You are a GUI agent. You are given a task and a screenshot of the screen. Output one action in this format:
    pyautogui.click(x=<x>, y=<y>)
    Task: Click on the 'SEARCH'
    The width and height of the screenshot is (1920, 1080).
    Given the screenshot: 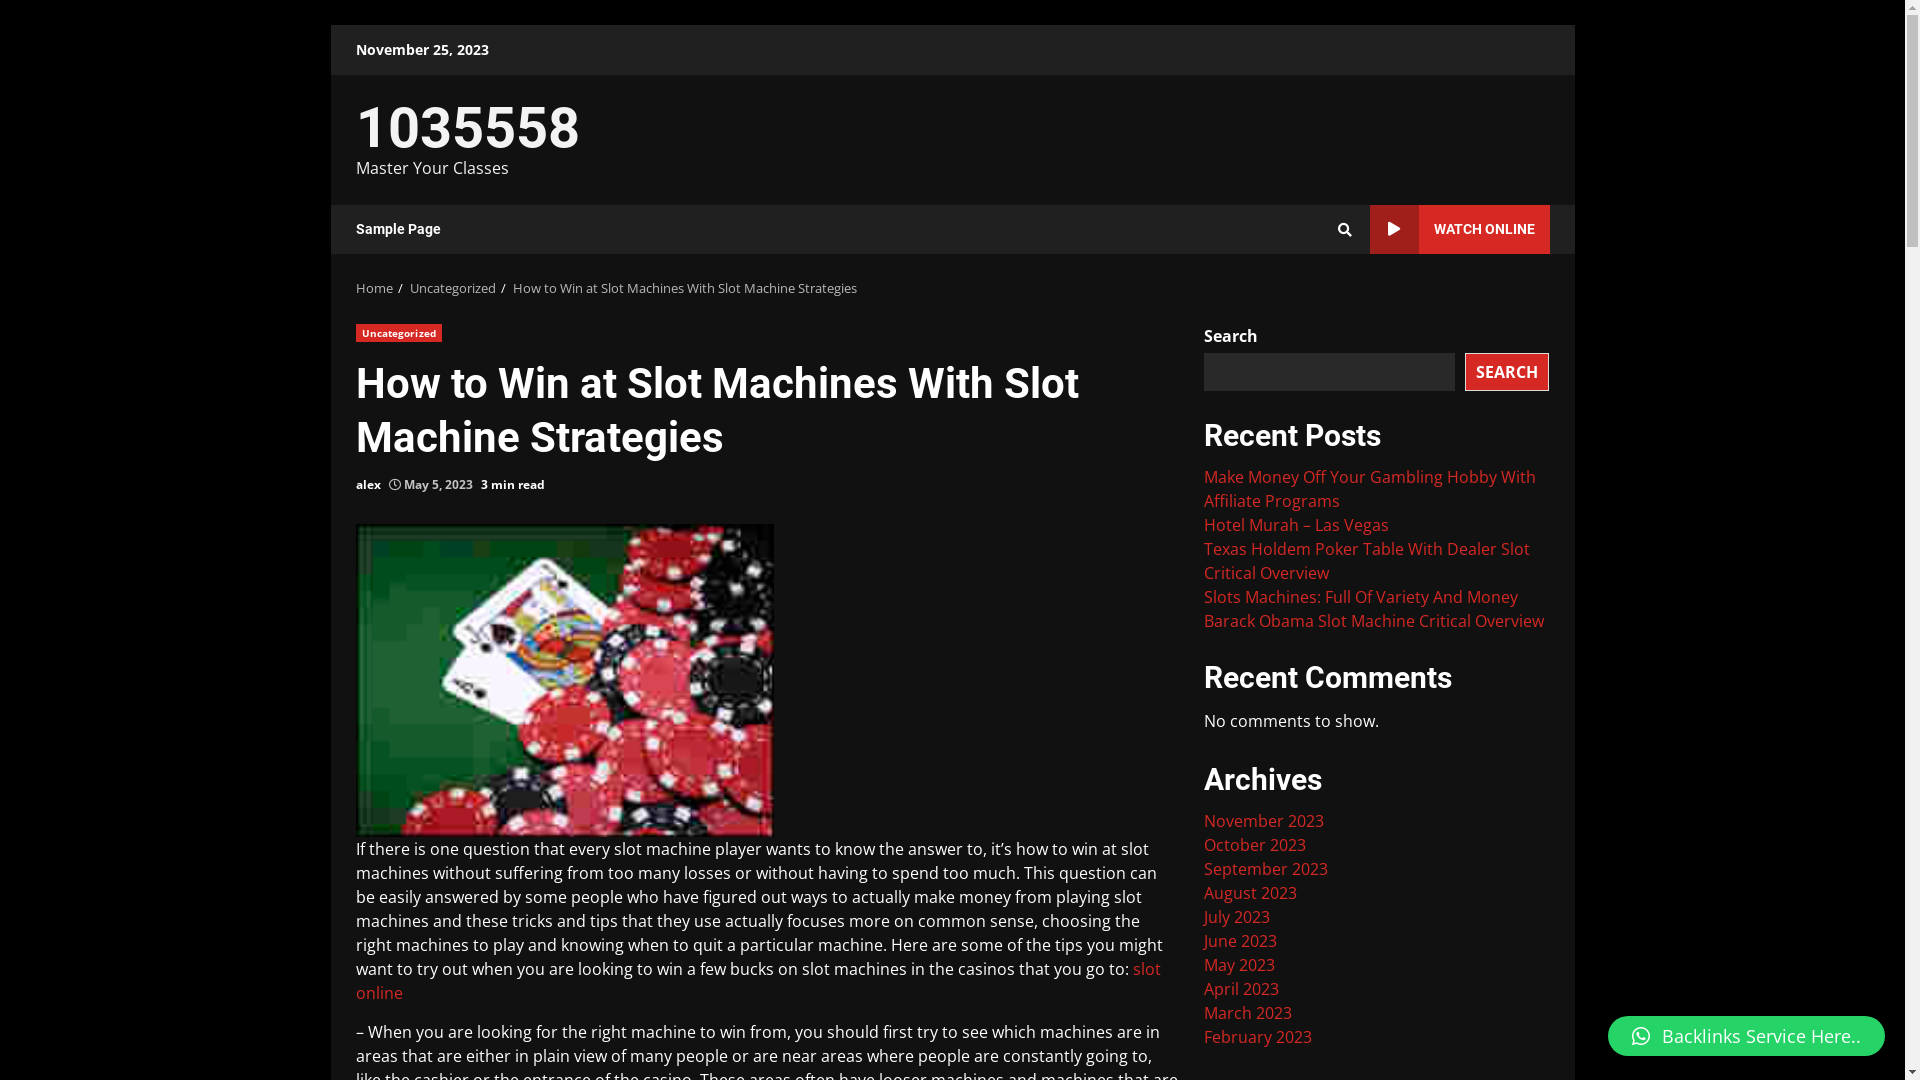 What is the action you would take?
    pyautogui.click(x=1507, y=370)
    